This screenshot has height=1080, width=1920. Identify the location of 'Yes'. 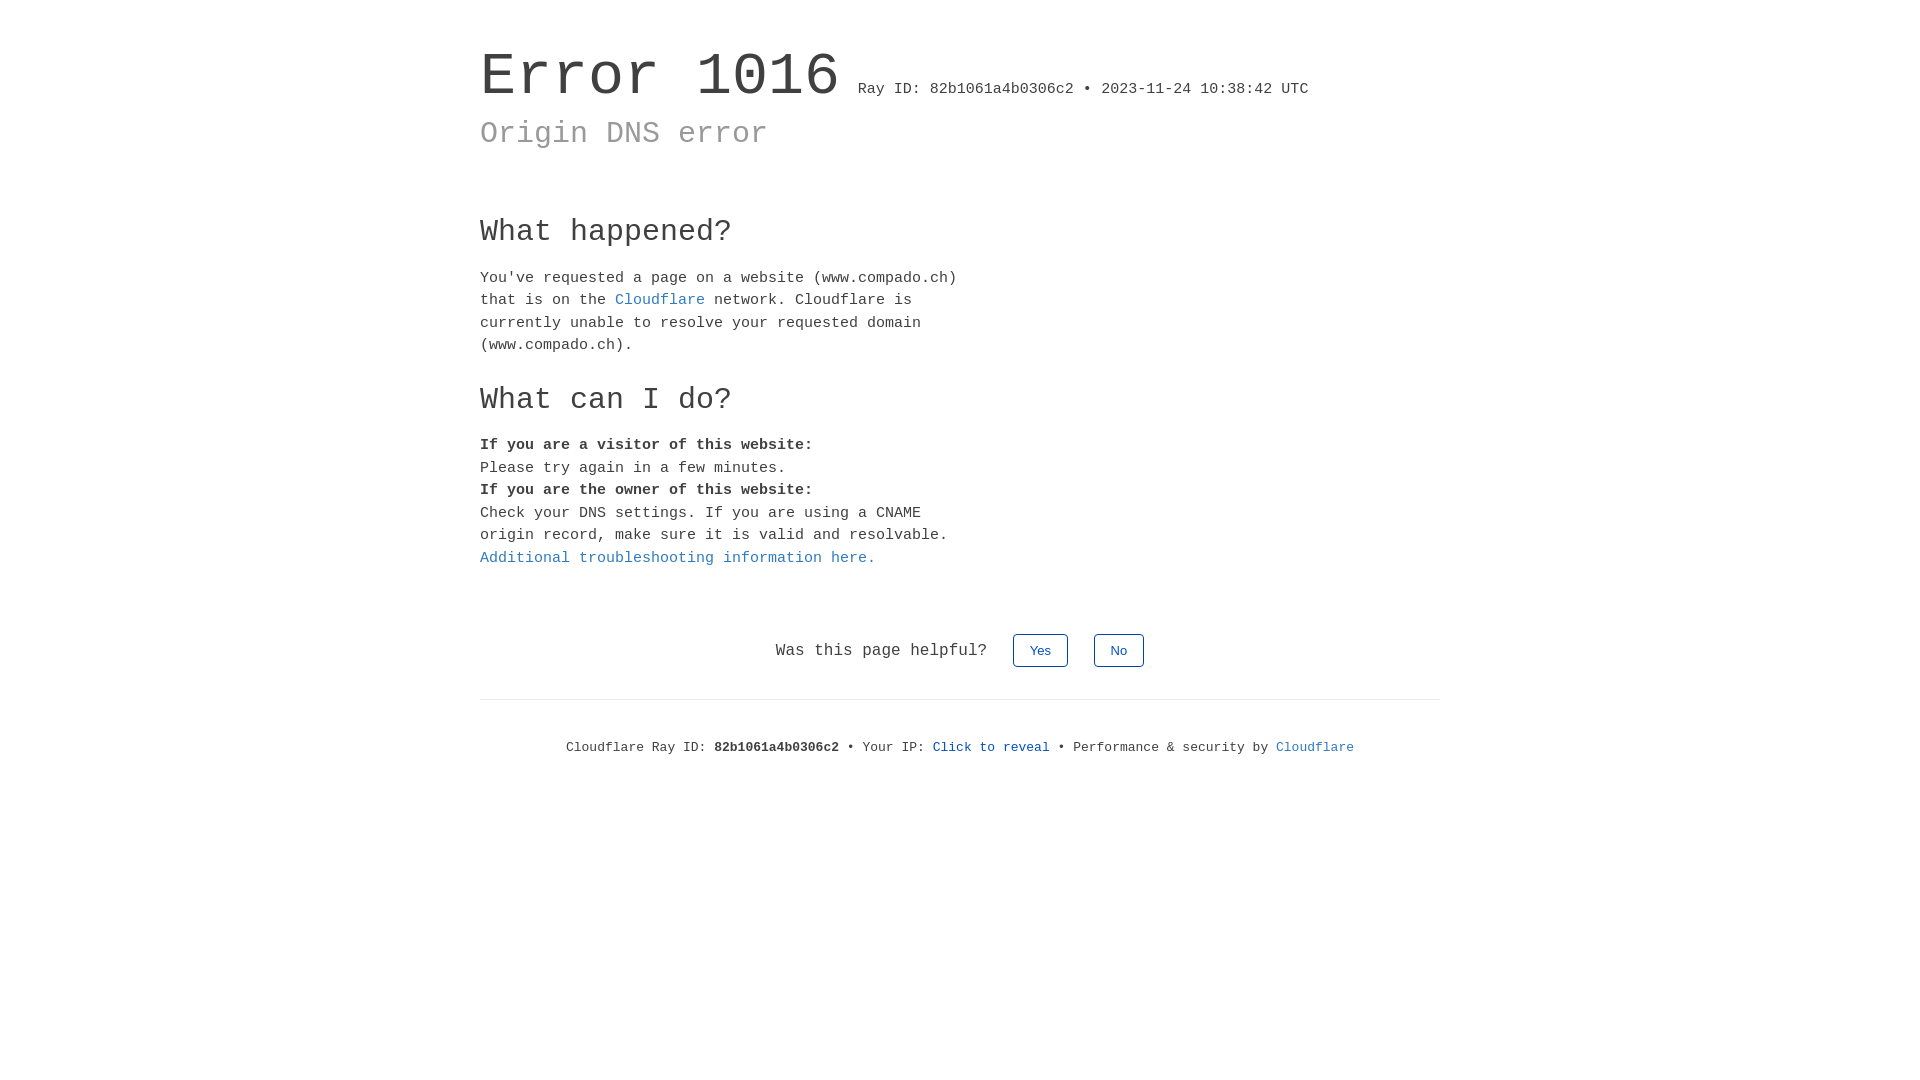
(1040, 650).